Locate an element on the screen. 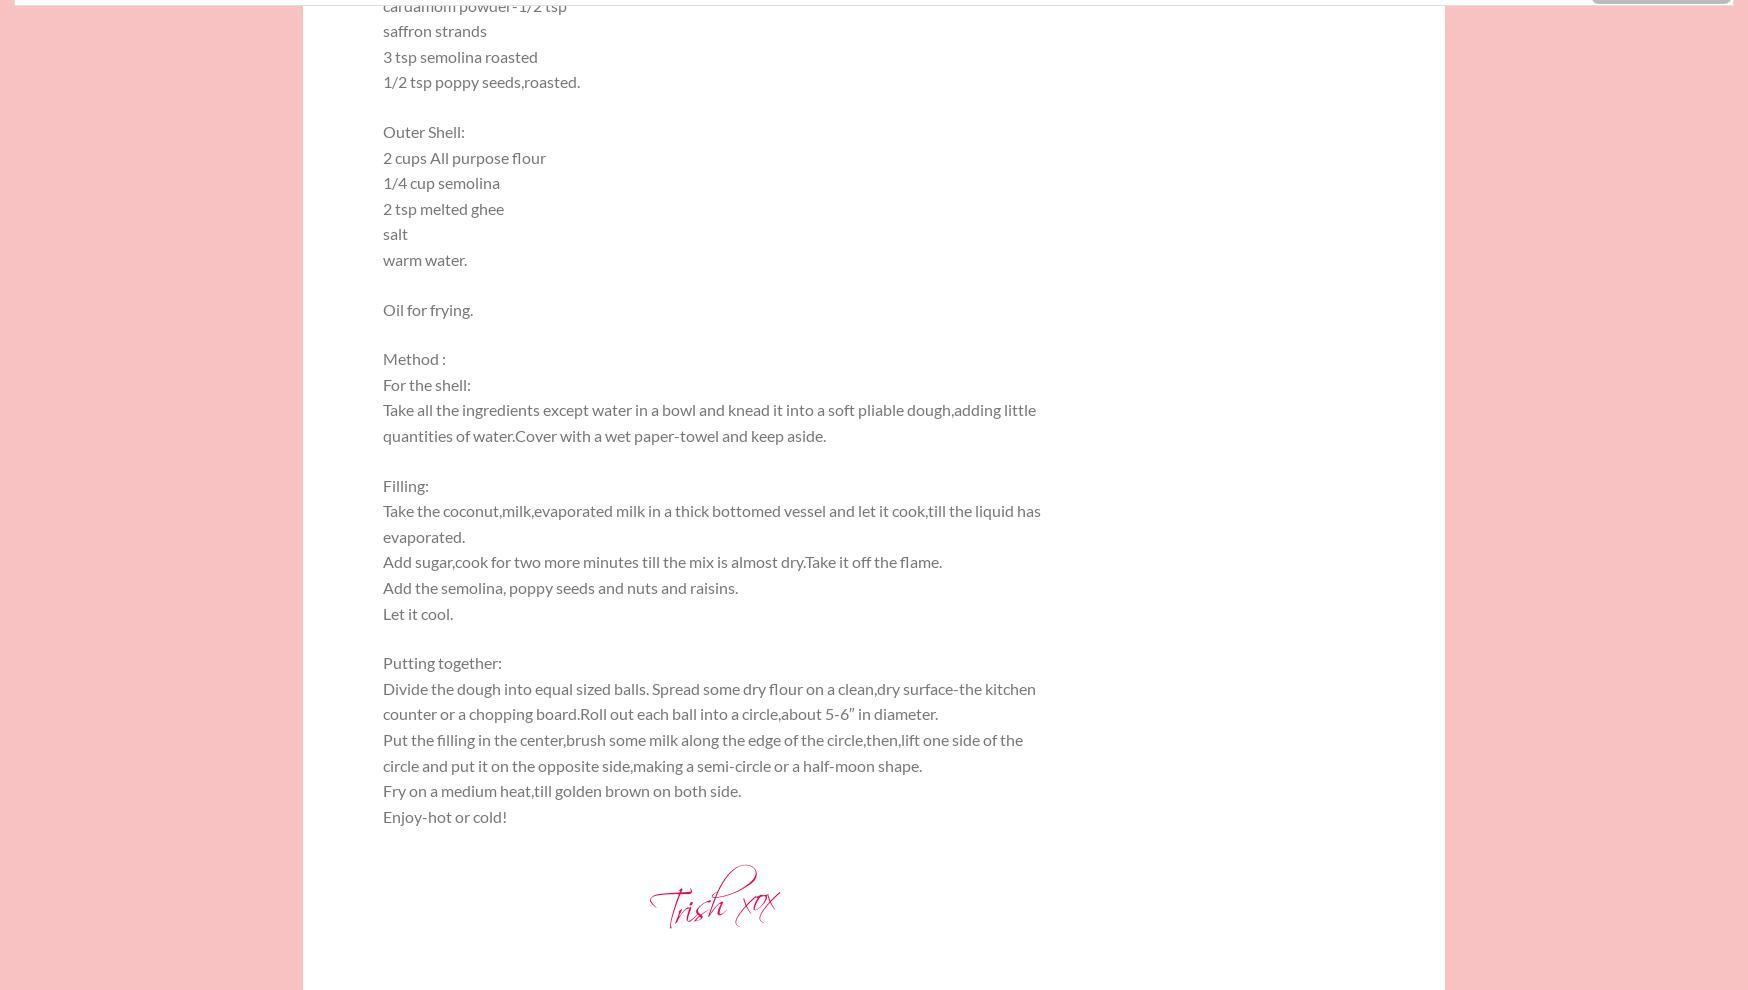 This screenshot has width=1748, height=990. 'Add sugar,cook for two more minutes till the mix is almost dry.Take it off the flame.' is located at coordinates (662, 561).